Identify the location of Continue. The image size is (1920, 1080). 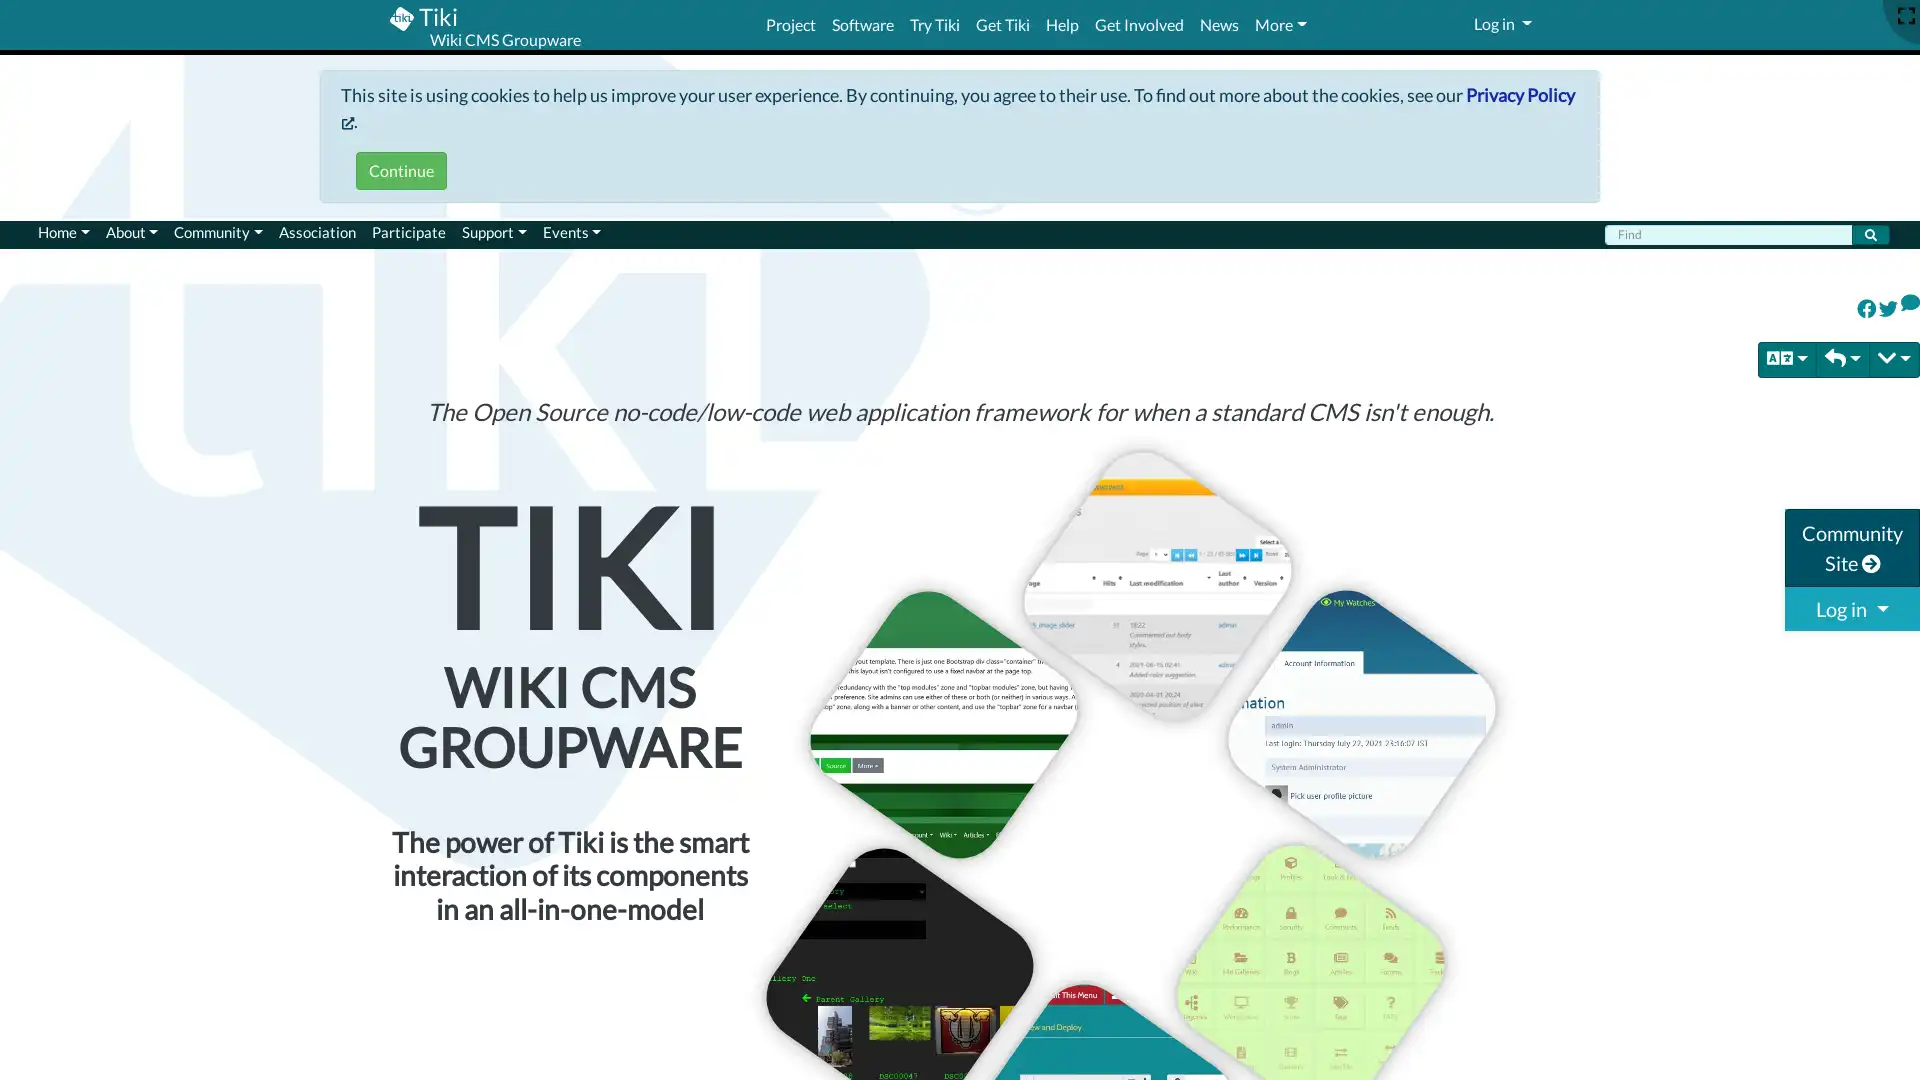
(400, 168).